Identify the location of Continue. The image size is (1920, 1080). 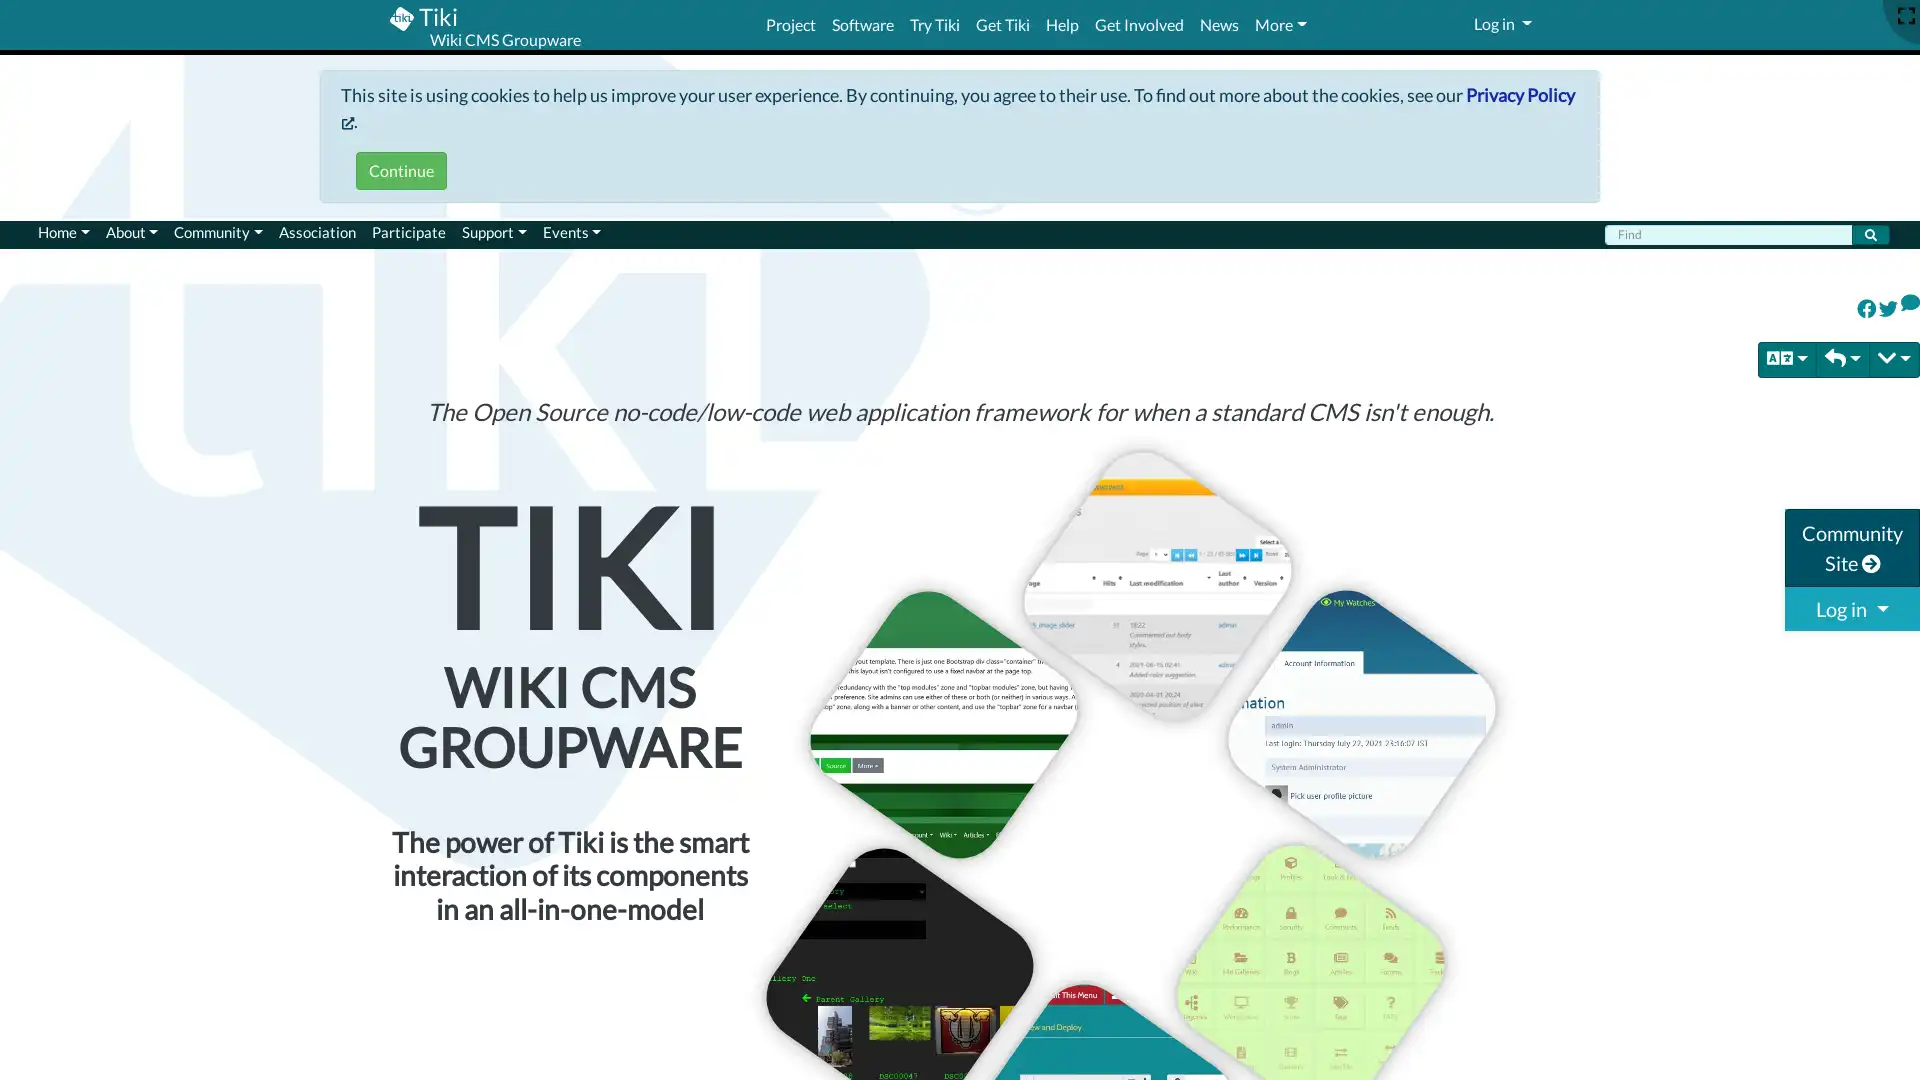
(400, 168).